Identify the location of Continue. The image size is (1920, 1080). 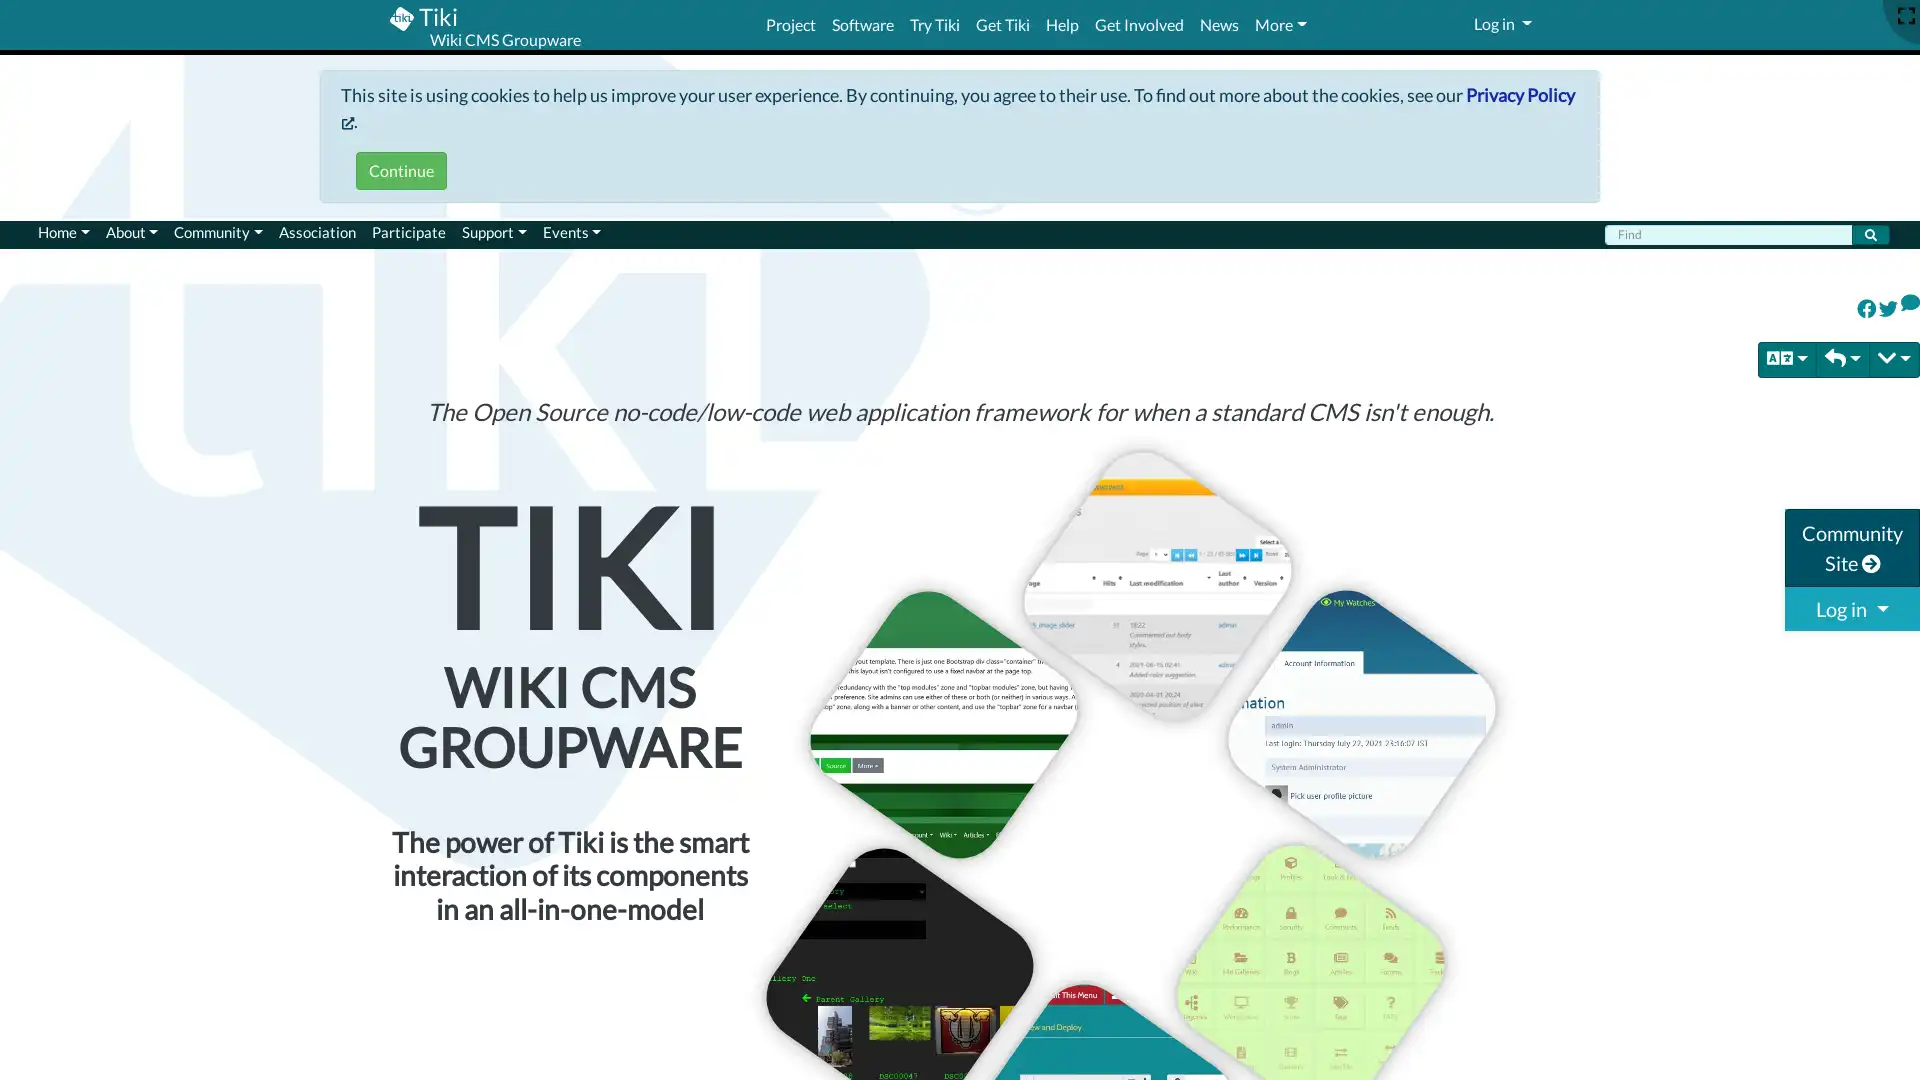
(400, 168).